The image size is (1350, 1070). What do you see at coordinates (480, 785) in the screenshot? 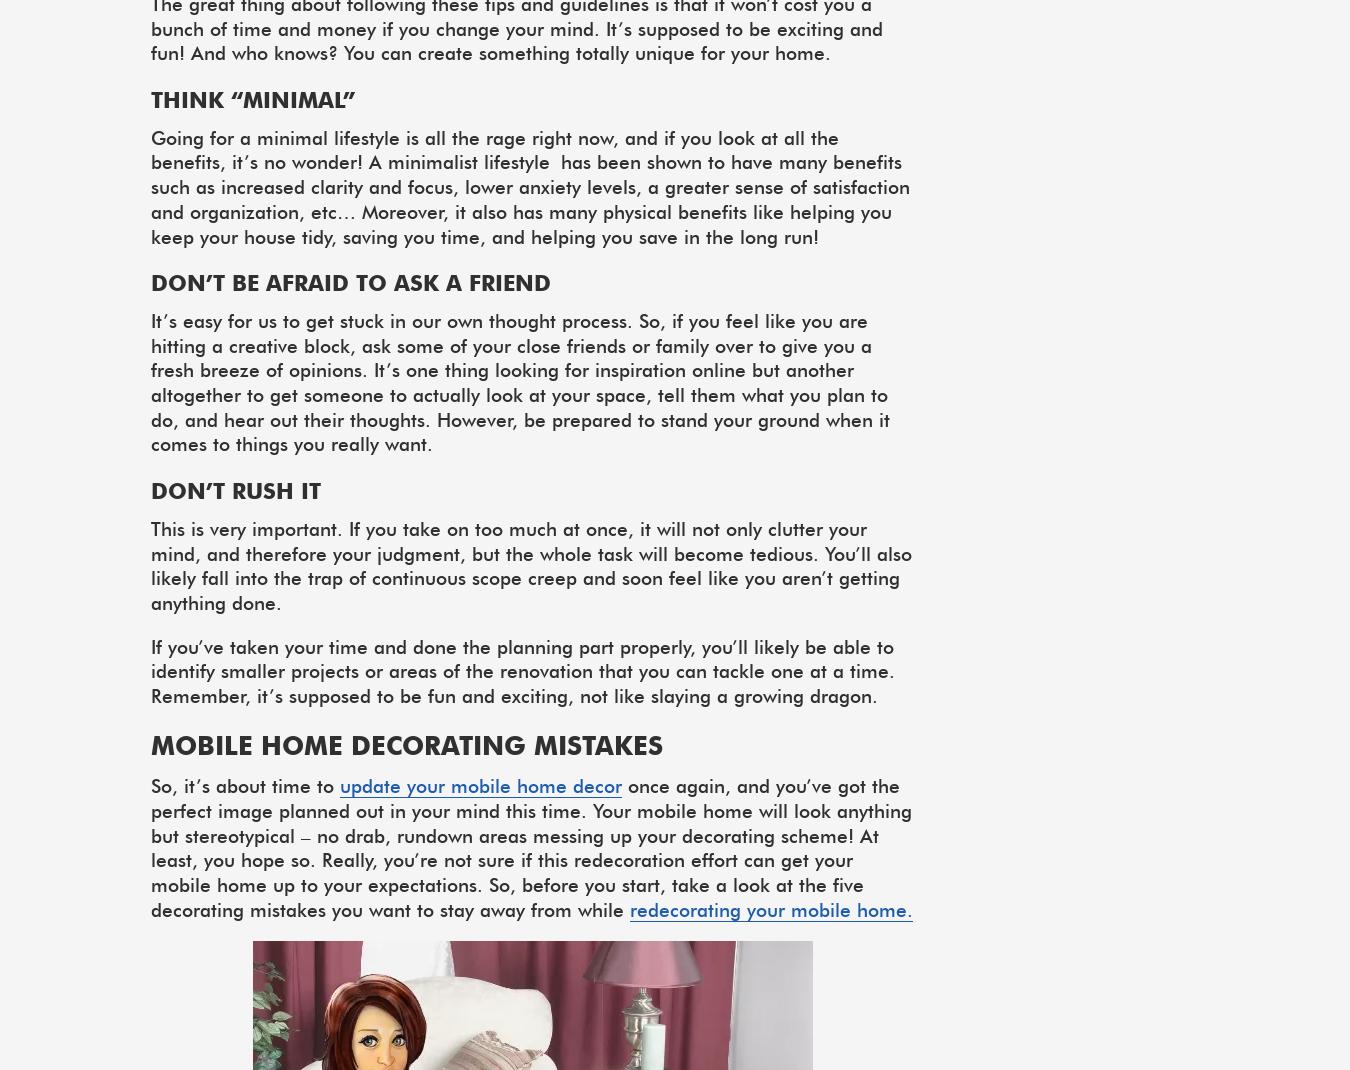
I see `'update your mobile home decor'` at bounding box center [480, 785].